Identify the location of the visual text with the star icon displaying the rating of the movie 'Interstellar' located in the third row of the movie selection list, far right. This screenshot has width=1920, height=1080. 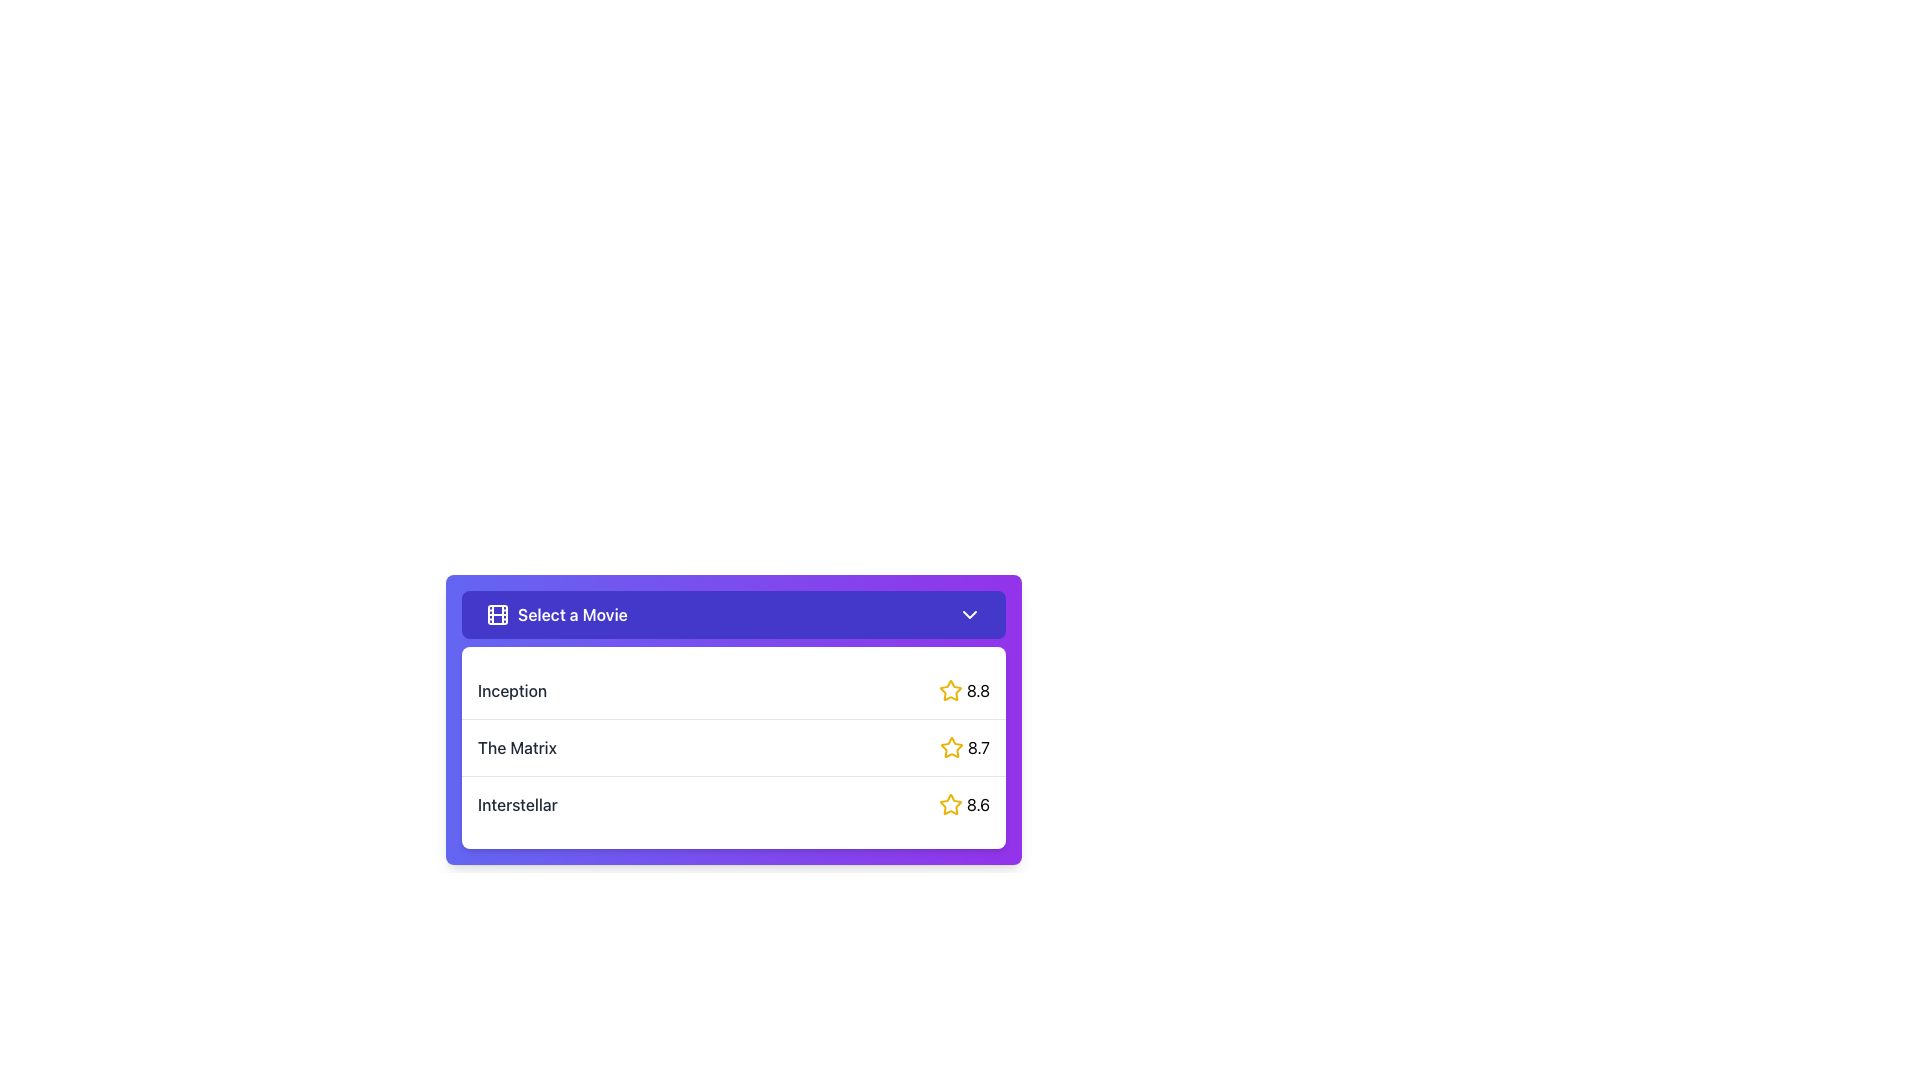
(964, 804).